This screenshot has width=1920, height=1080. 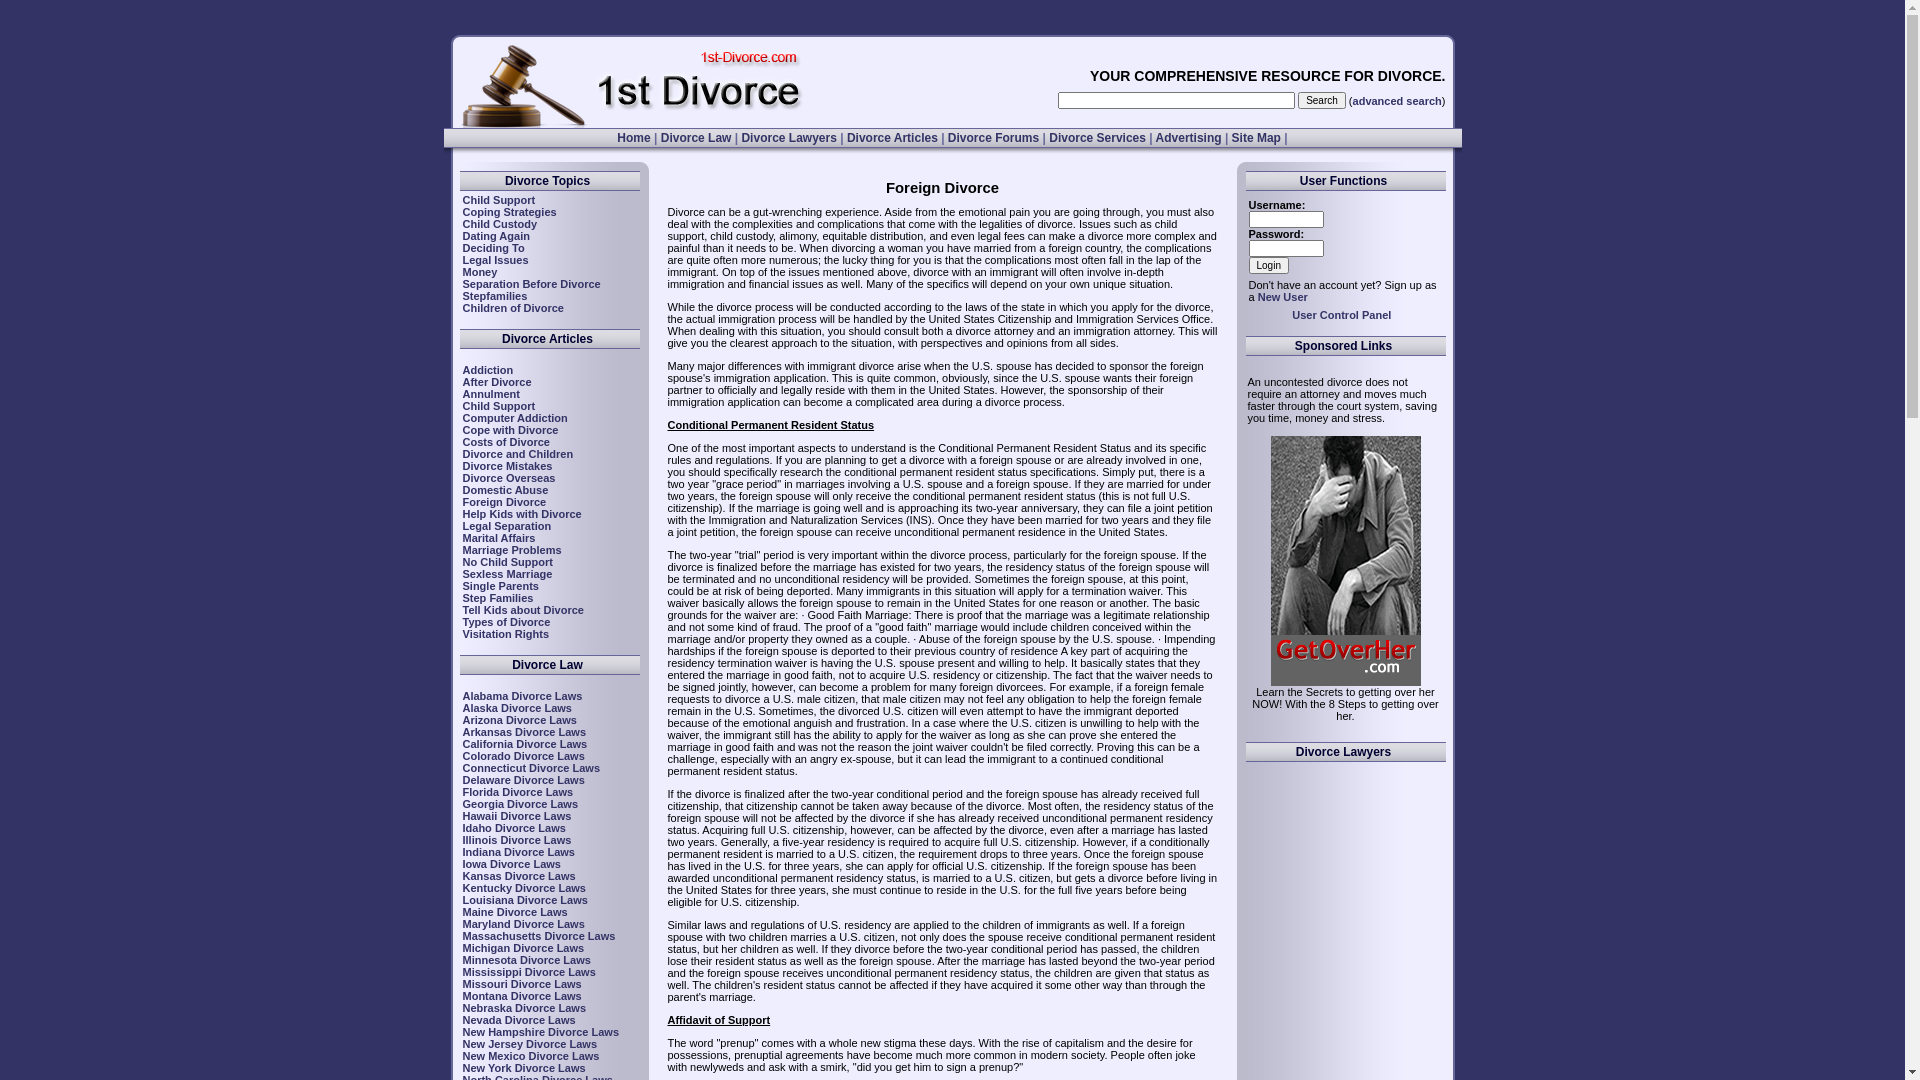 I want to click on 'Colorado Divorce Laws', so click(x=523, y=756).